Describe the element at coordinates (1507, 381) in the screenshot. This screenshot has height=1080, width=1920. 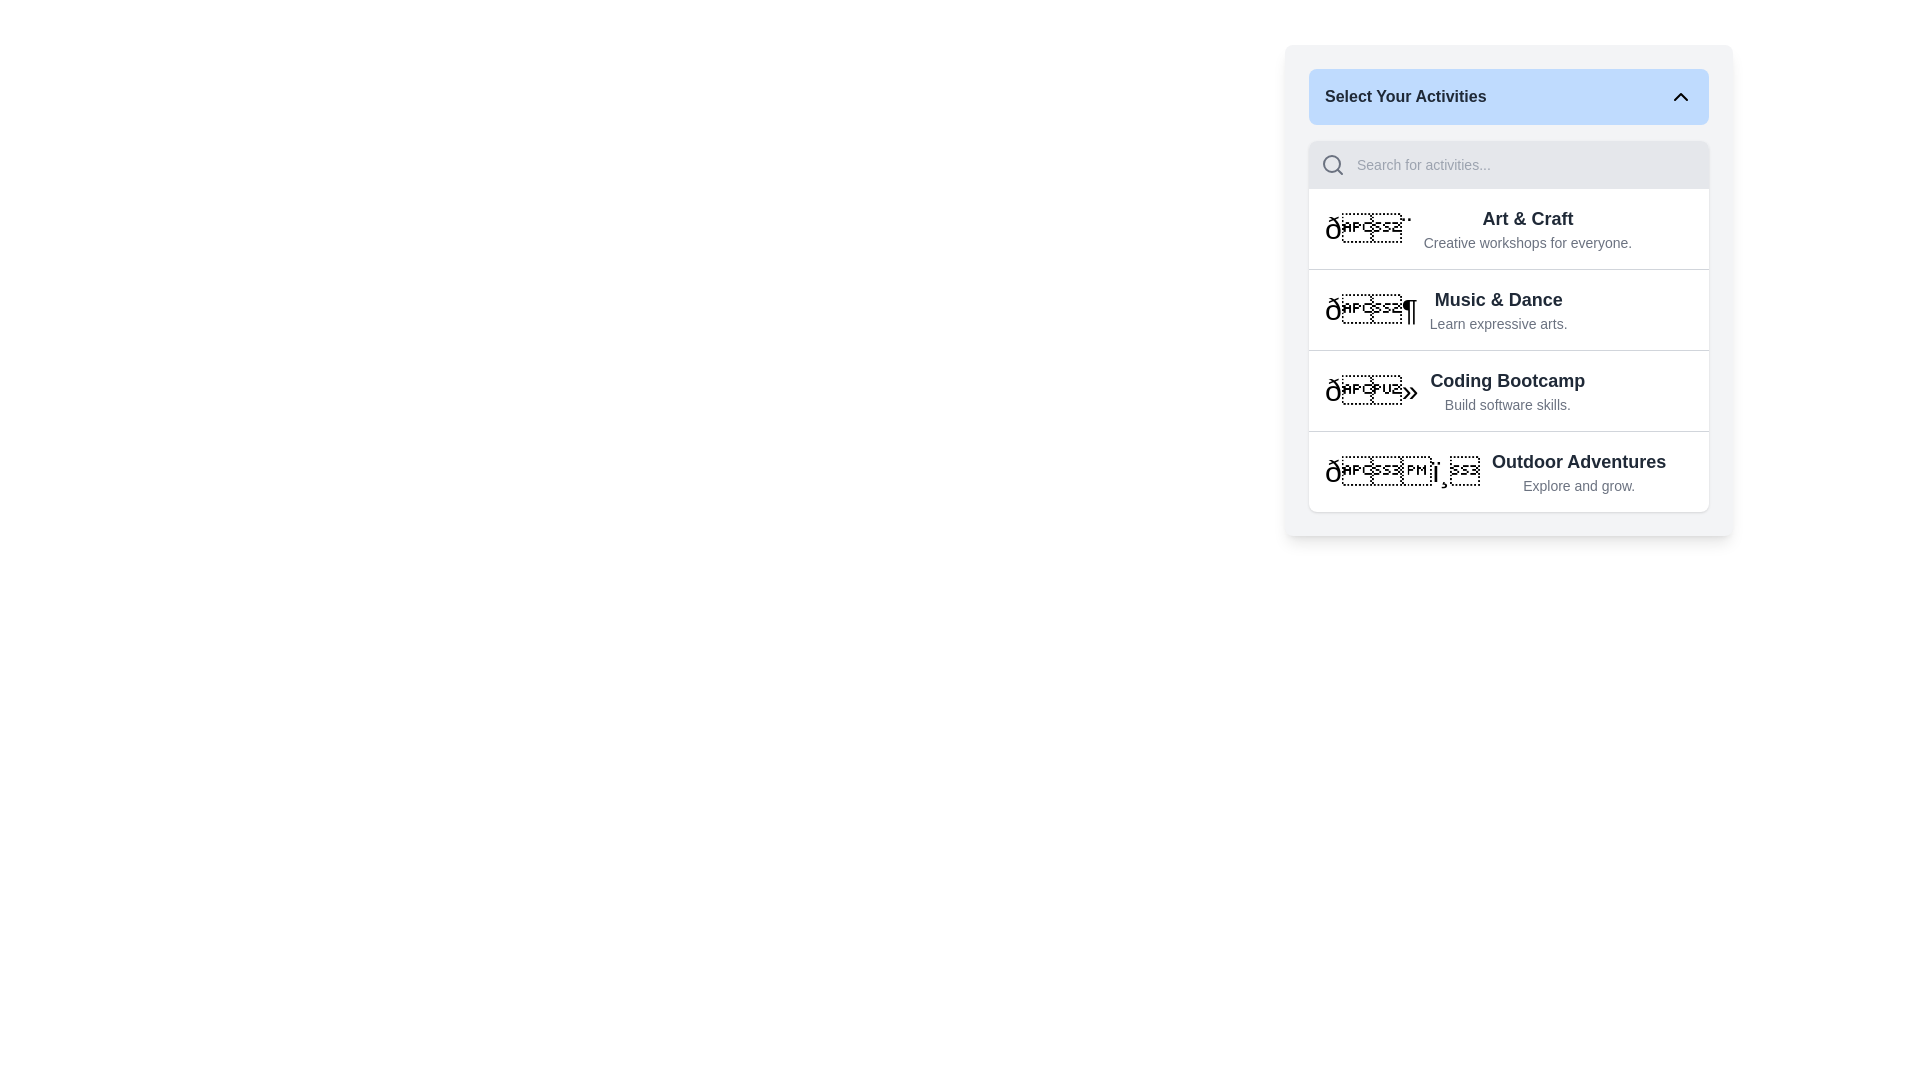
I see `the Text Label for the activity 'Coding Bootcamp', which is the third item in the list of activities under the card labeled 'Select Your Activities'` at that location.